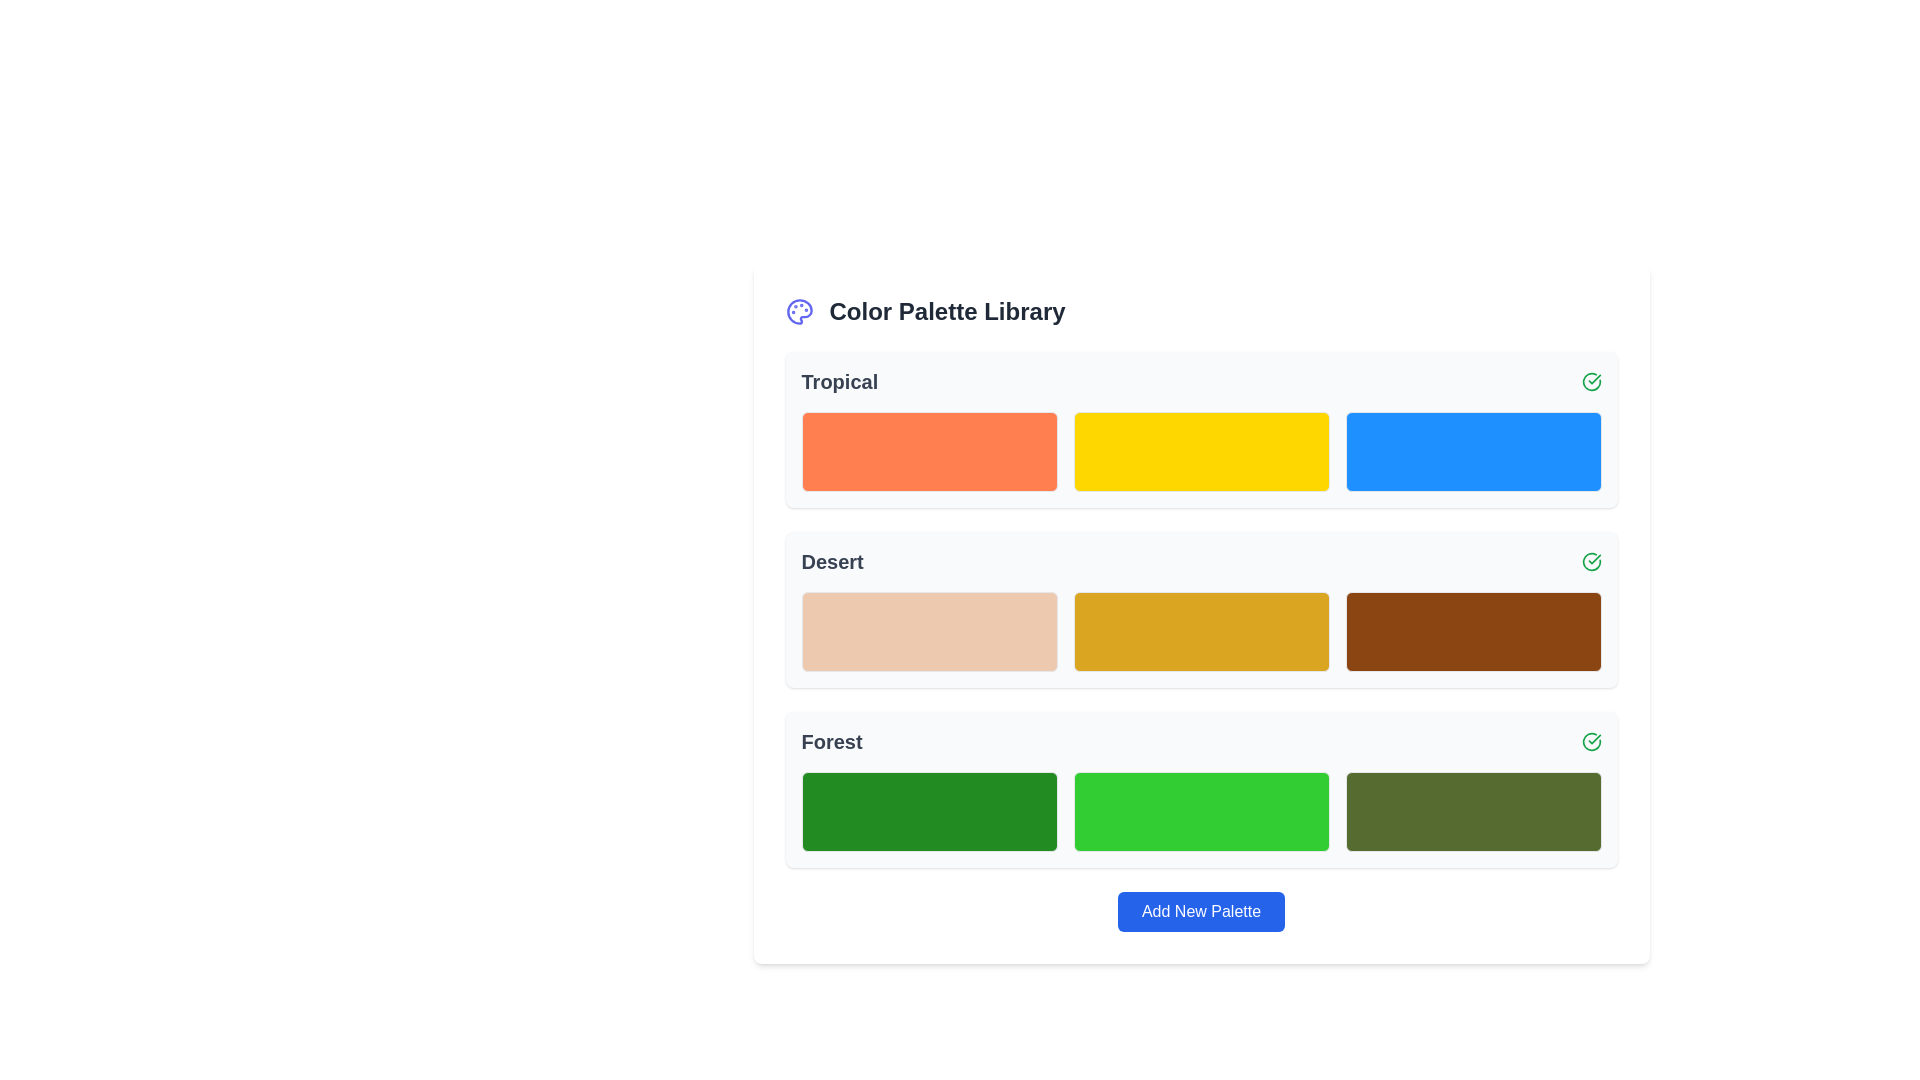  I want to click on the static rectangular color box with a rich brown color and rounded corners, located in the 'Desert' section under the second group of color palettes, so click(1473, 632).